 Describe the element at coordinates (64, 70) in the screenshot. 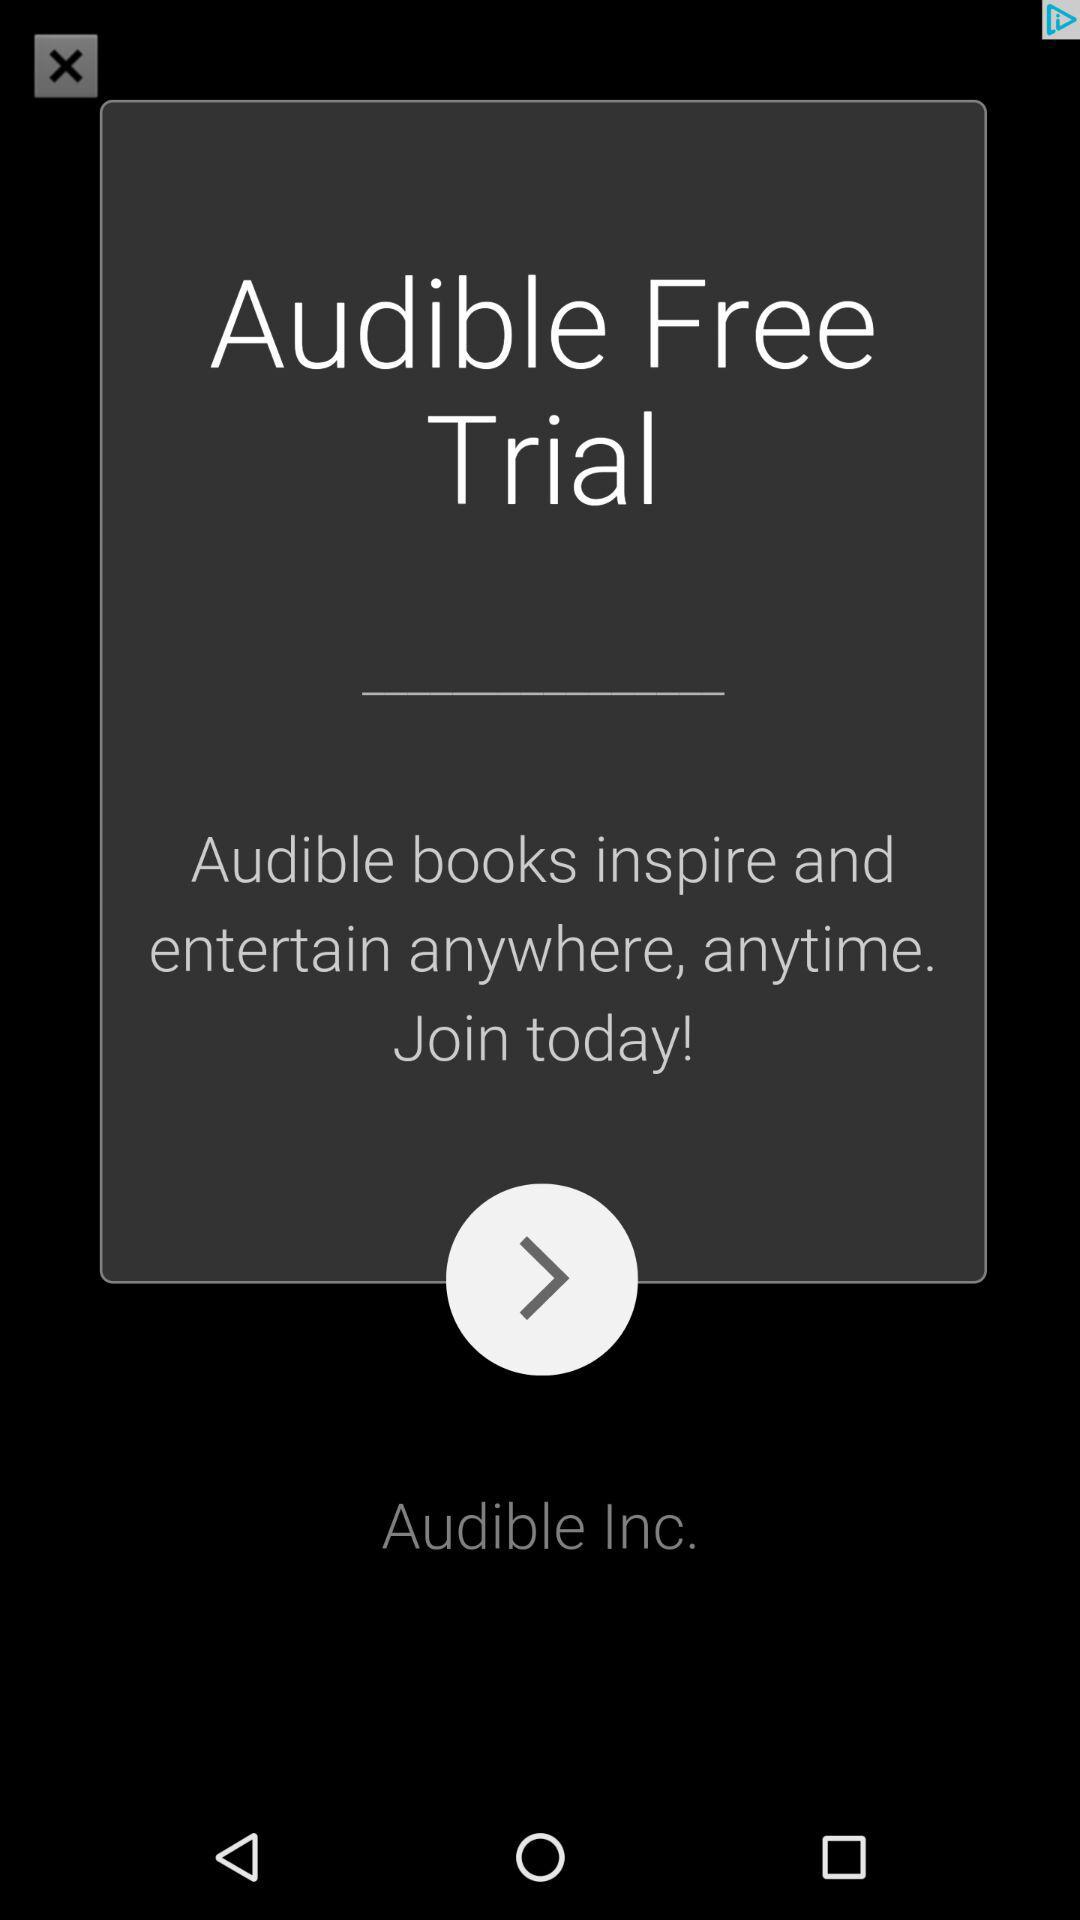

I see `the close icon` at that location.